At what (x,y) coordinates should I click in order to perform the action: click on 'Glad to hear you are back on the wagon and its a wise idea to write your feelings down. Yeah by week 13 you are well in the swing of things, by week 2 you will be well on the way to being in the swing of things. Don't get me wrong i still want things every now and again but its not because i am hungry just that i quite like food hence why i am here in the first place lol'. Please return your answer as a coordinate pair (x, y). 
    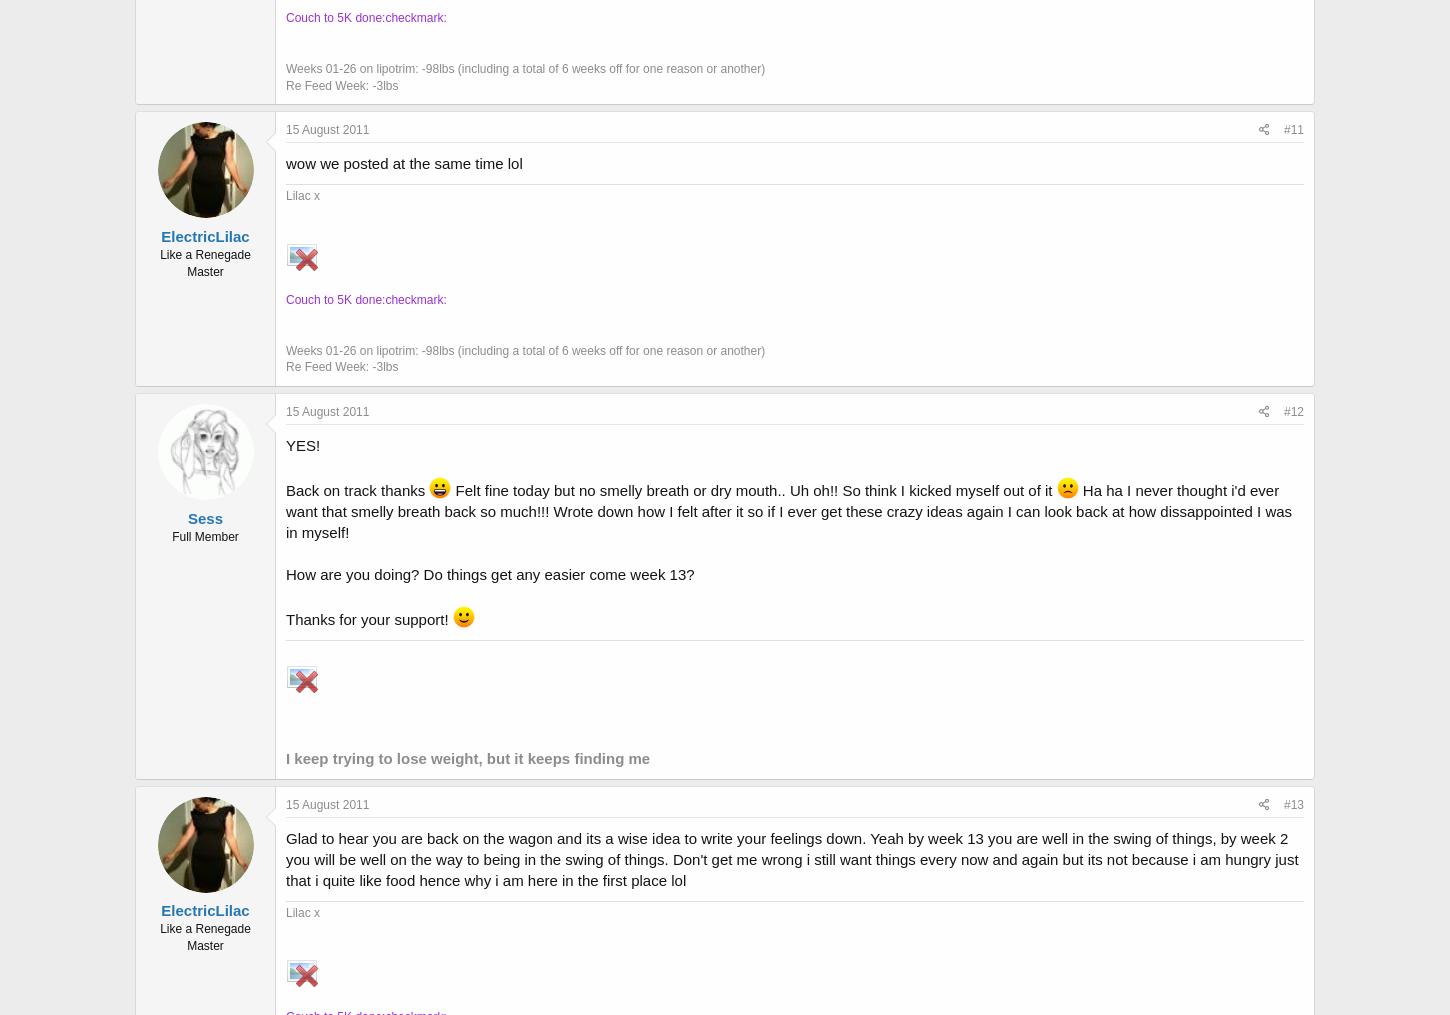
    Looking at the image, I should click on (791, 858).